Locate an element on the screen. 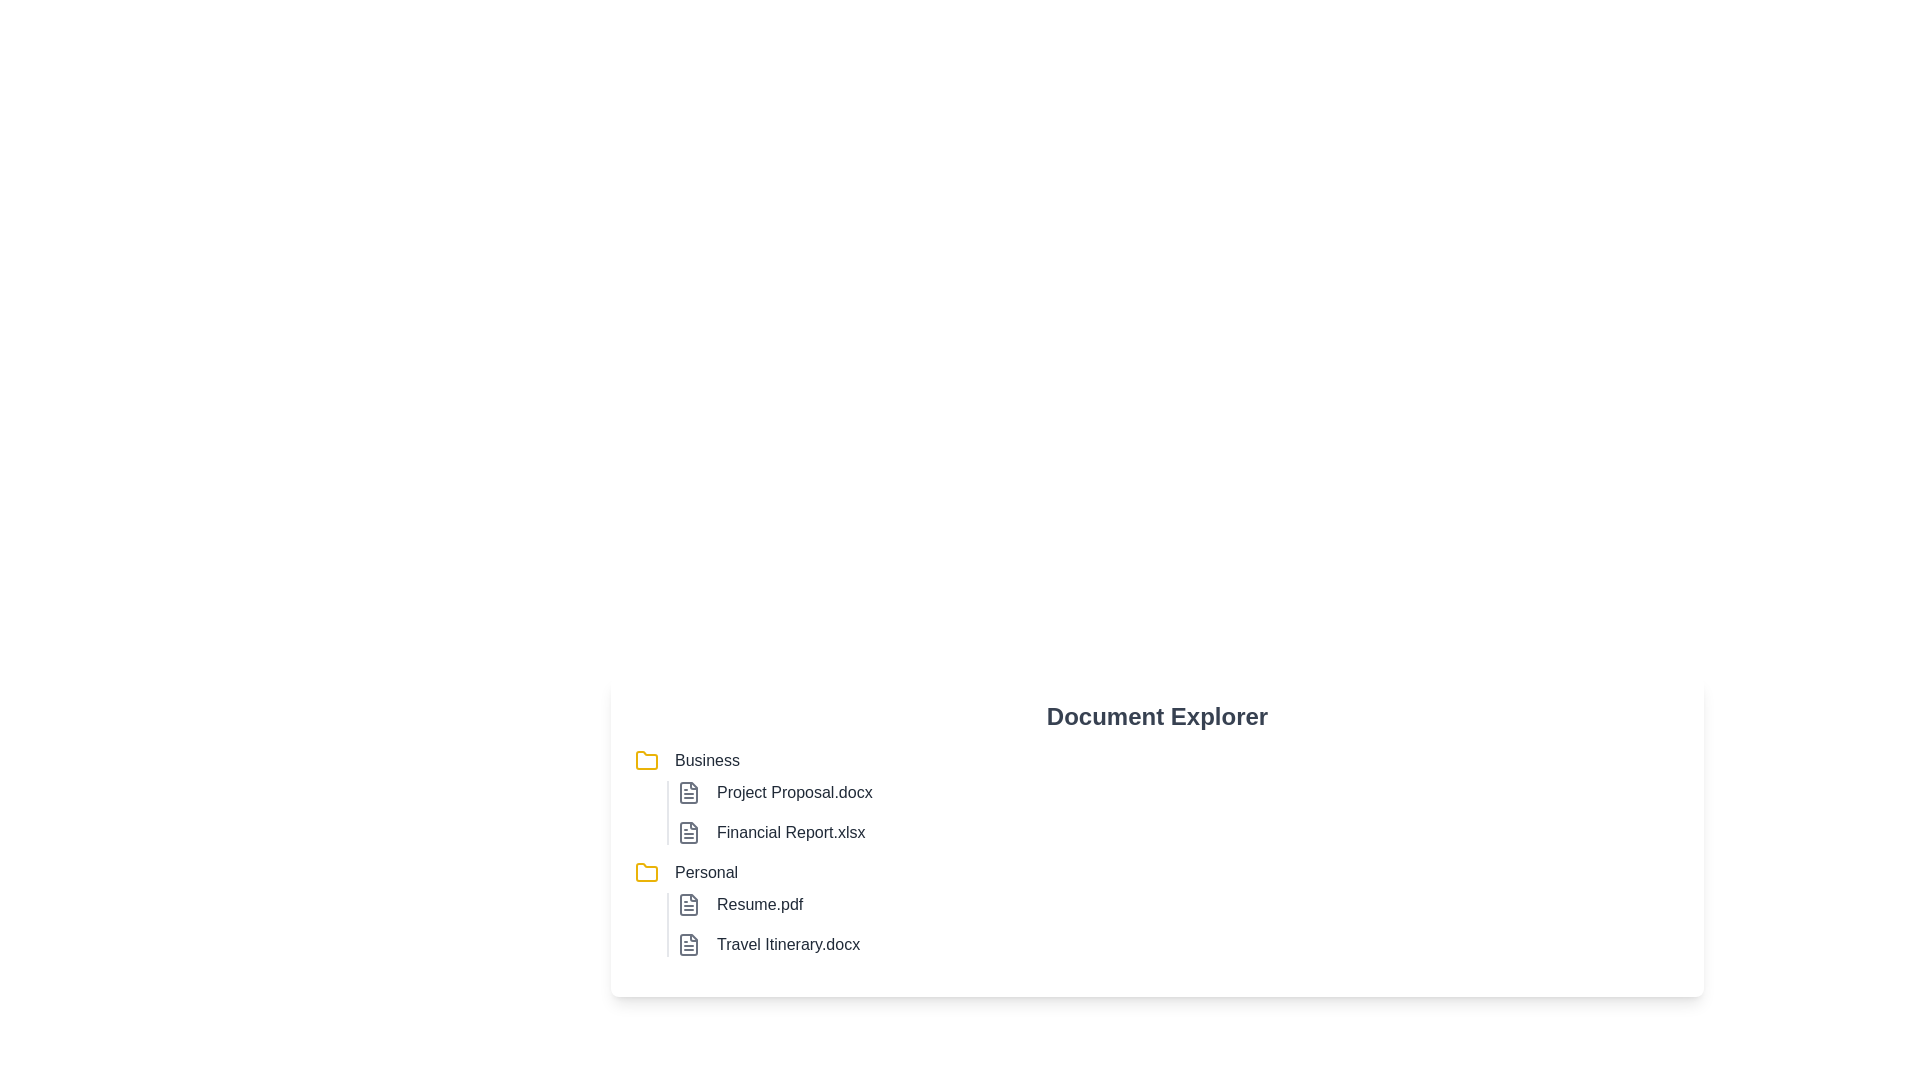 The height and width of the screenshot is (1080, 1920). the small yellow folder icon located adjacent to the label 'Business' in the list layout is located at coordinates (647, 760).